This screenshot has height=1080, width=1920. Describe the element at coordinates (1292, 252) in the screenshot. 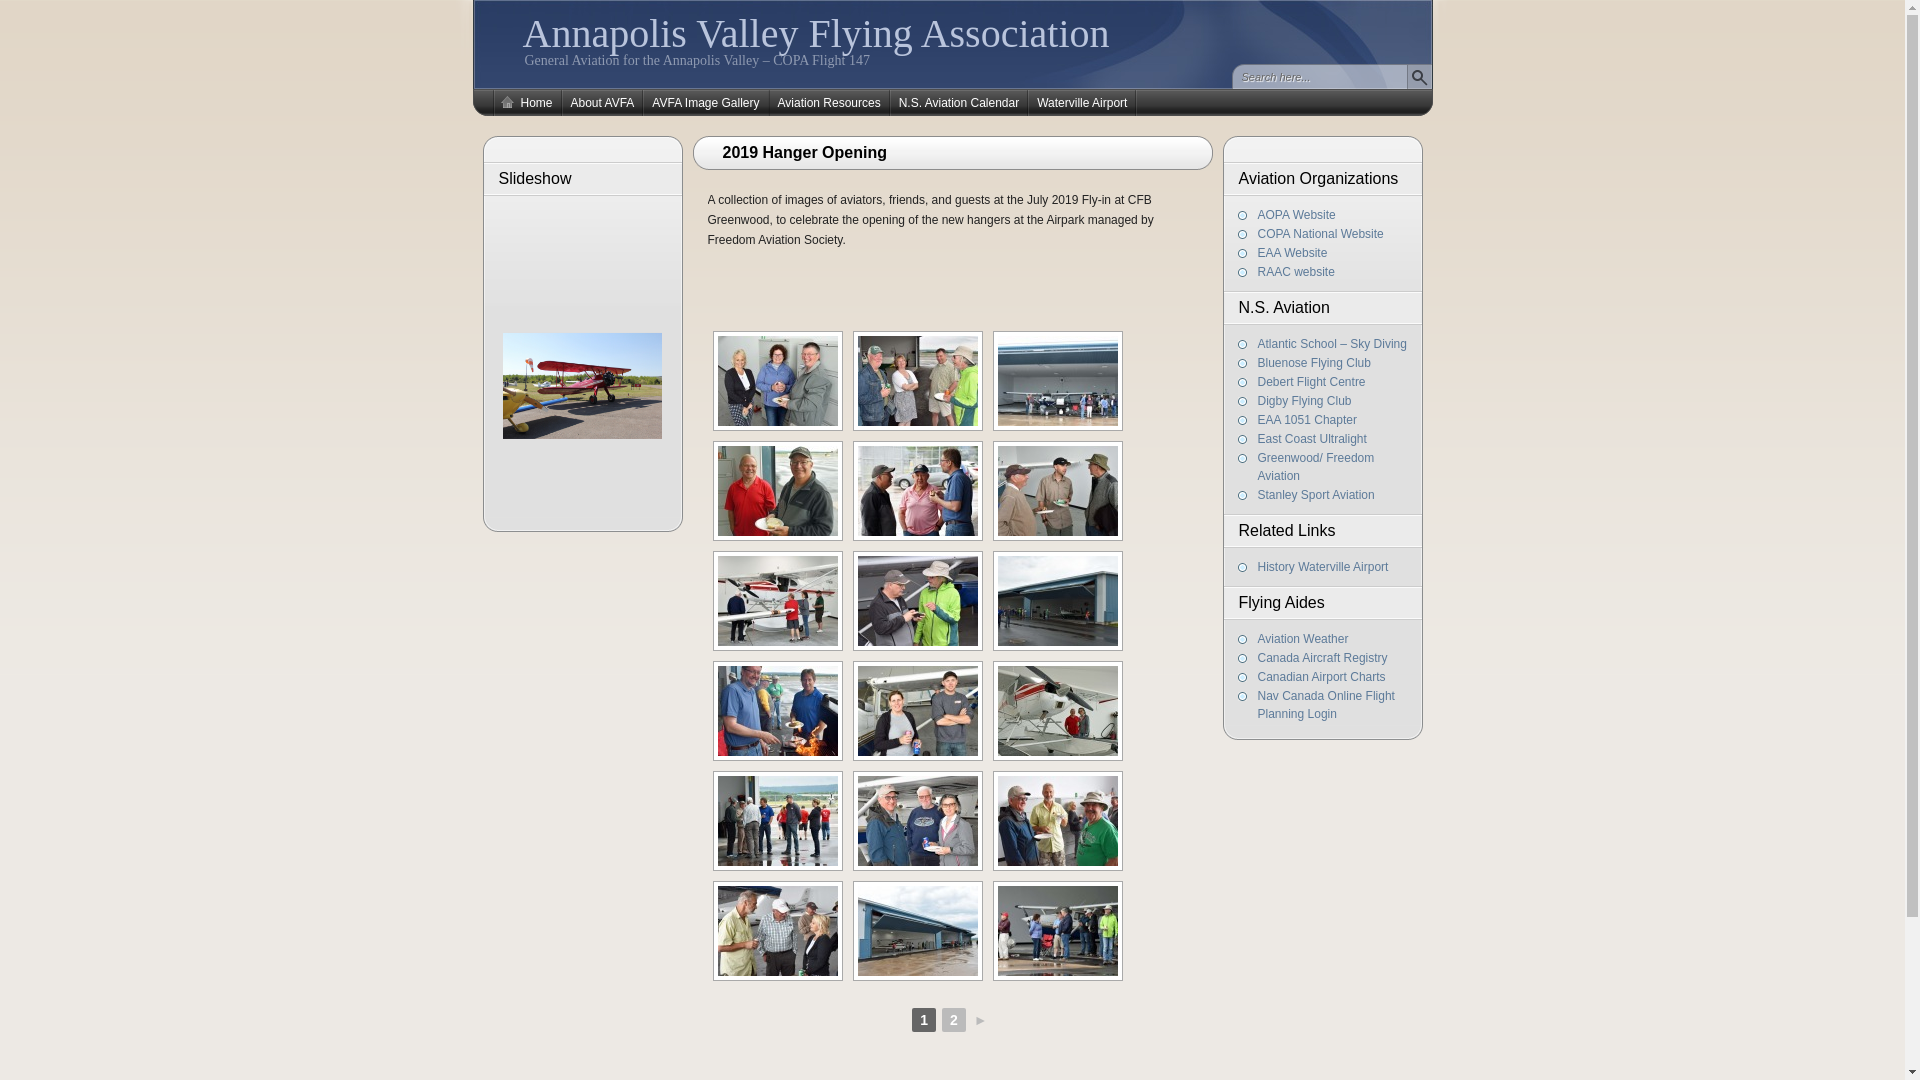

I see `'EAA Website'` at that location.